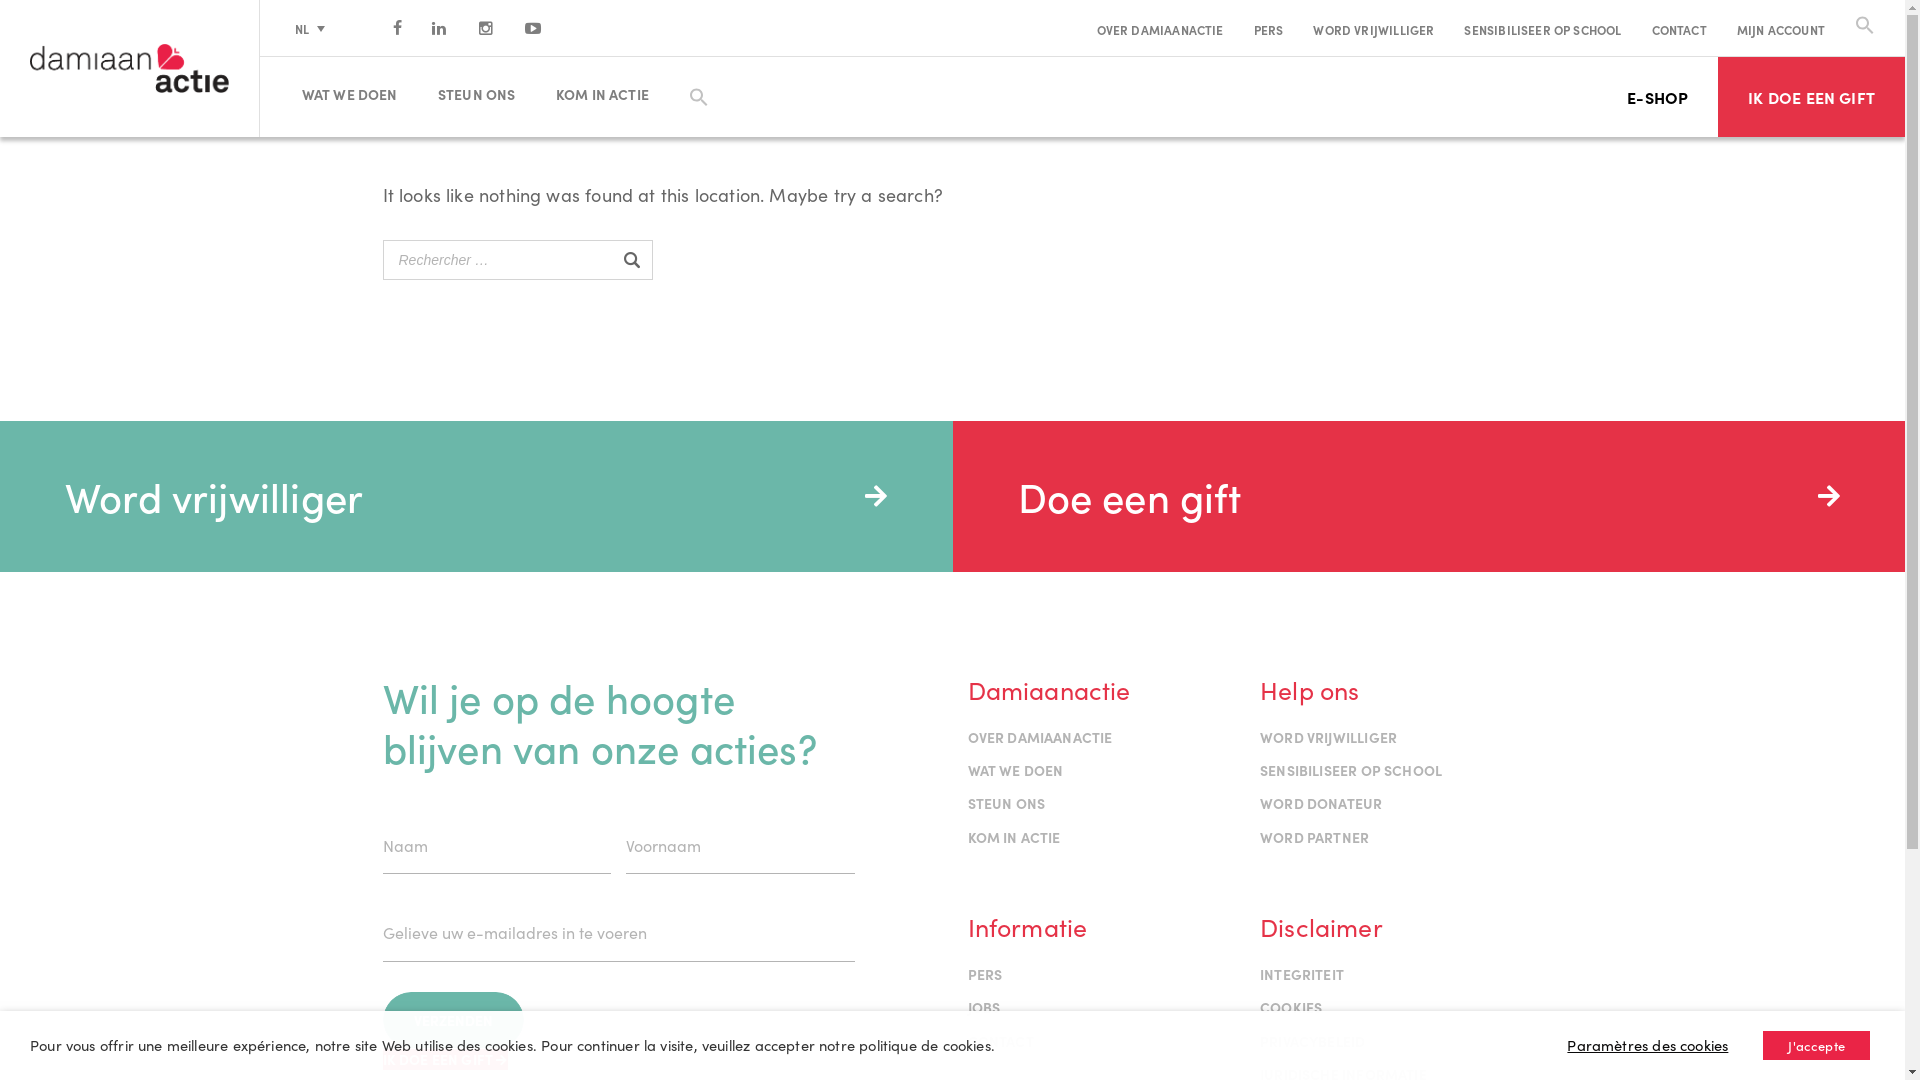 The width and height of the screenshot is (1920, 1080). Describe the element at coordinates (609, 93) in the screenshot. I see `'KOM IN ACTIE'` at that location.